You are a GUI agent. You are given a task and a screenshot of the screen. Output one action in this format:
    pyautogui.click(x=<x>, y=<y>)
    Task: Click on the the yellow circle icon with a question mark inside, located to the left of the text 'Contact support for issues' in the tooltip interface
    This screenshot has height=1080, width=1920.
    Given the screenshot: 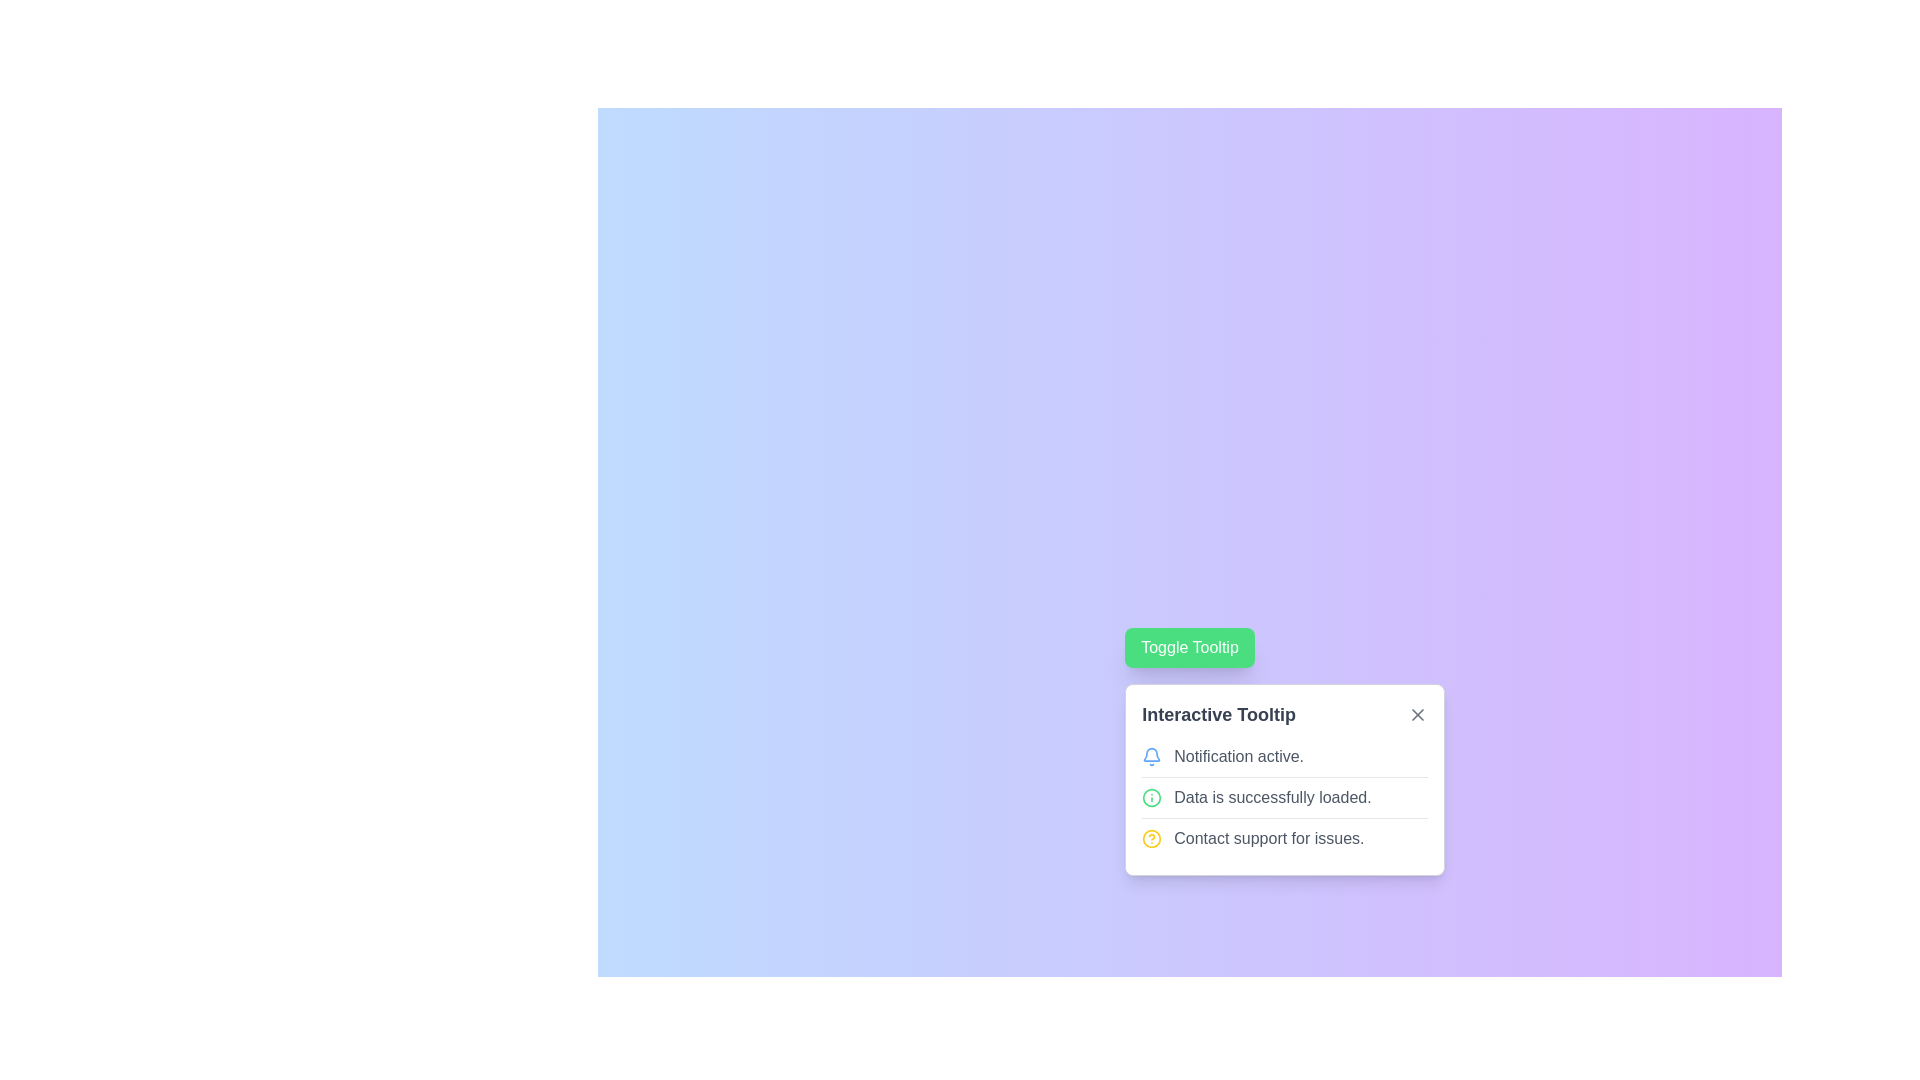 What is the action you would take?
    pyautogui.click(x=1152, y=839)
    